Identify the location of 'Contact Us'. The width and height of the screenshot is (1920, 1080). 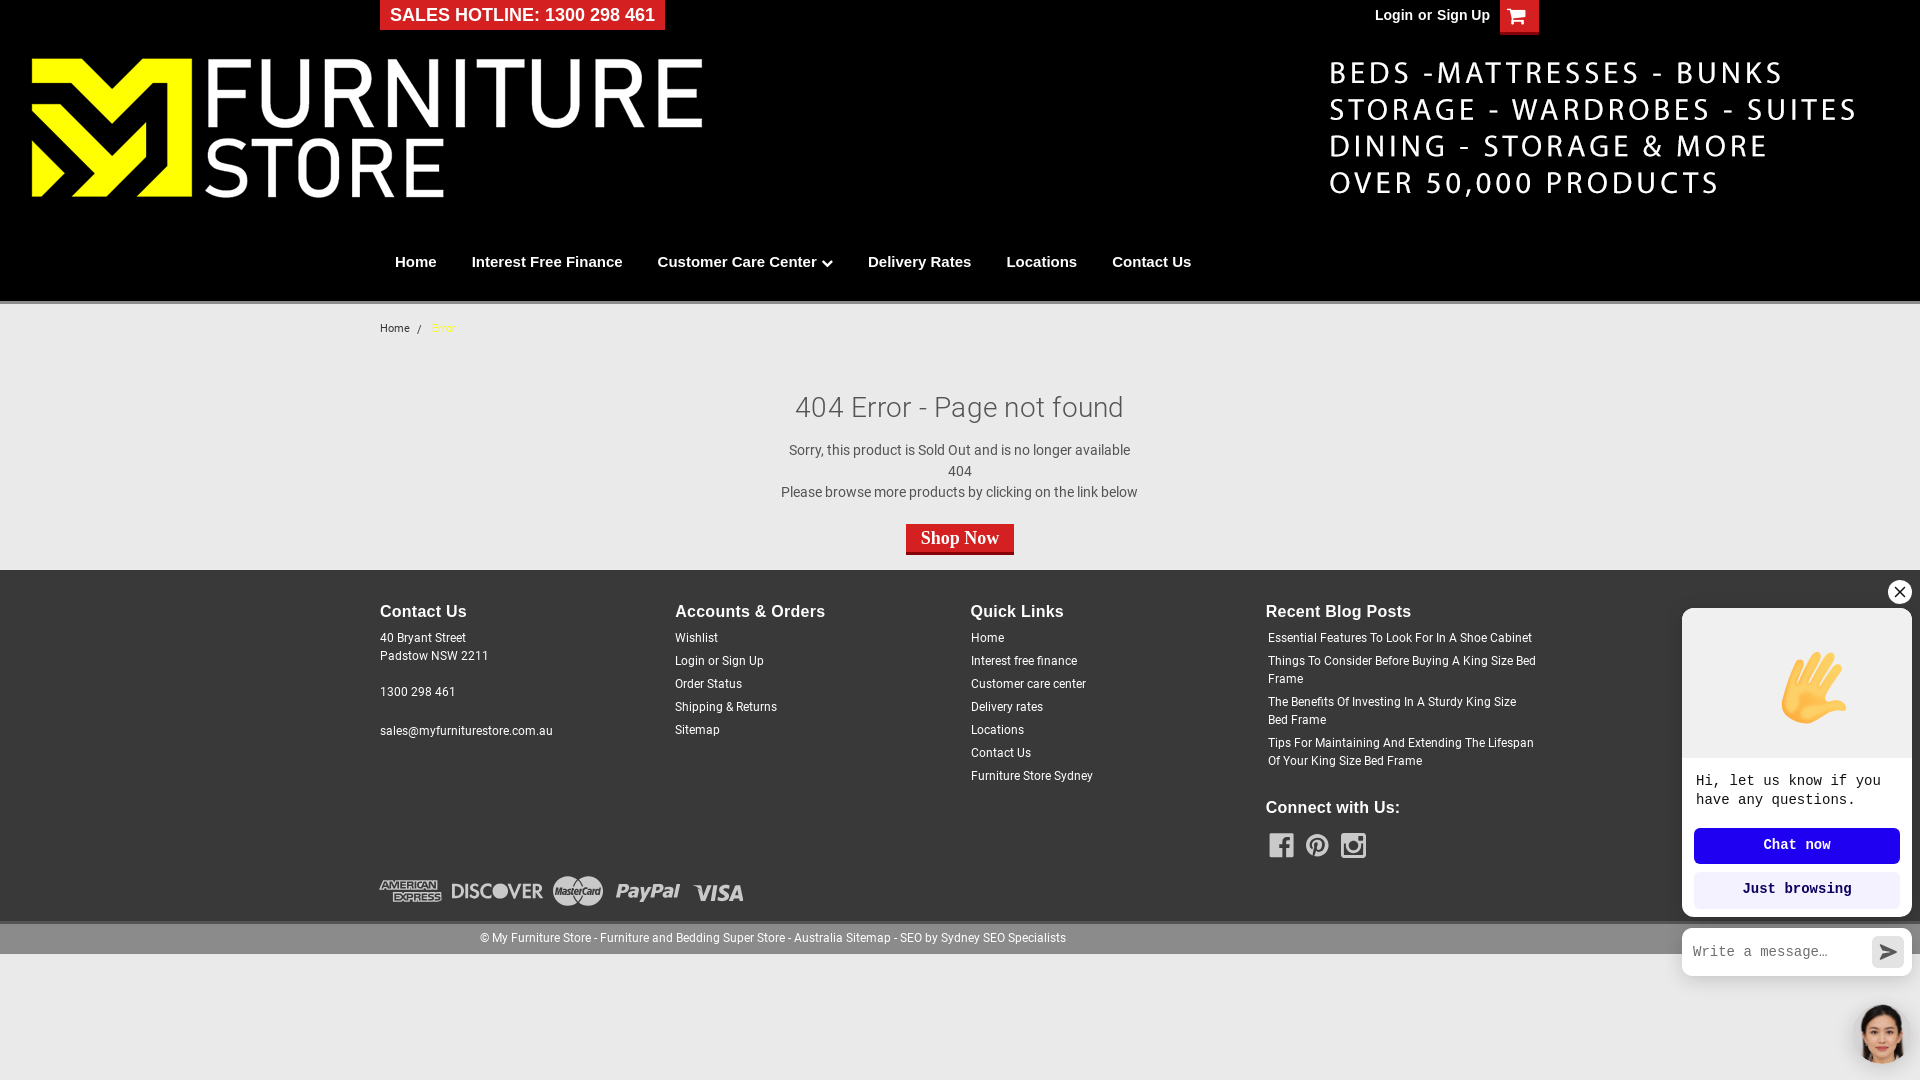
(1169, 261).